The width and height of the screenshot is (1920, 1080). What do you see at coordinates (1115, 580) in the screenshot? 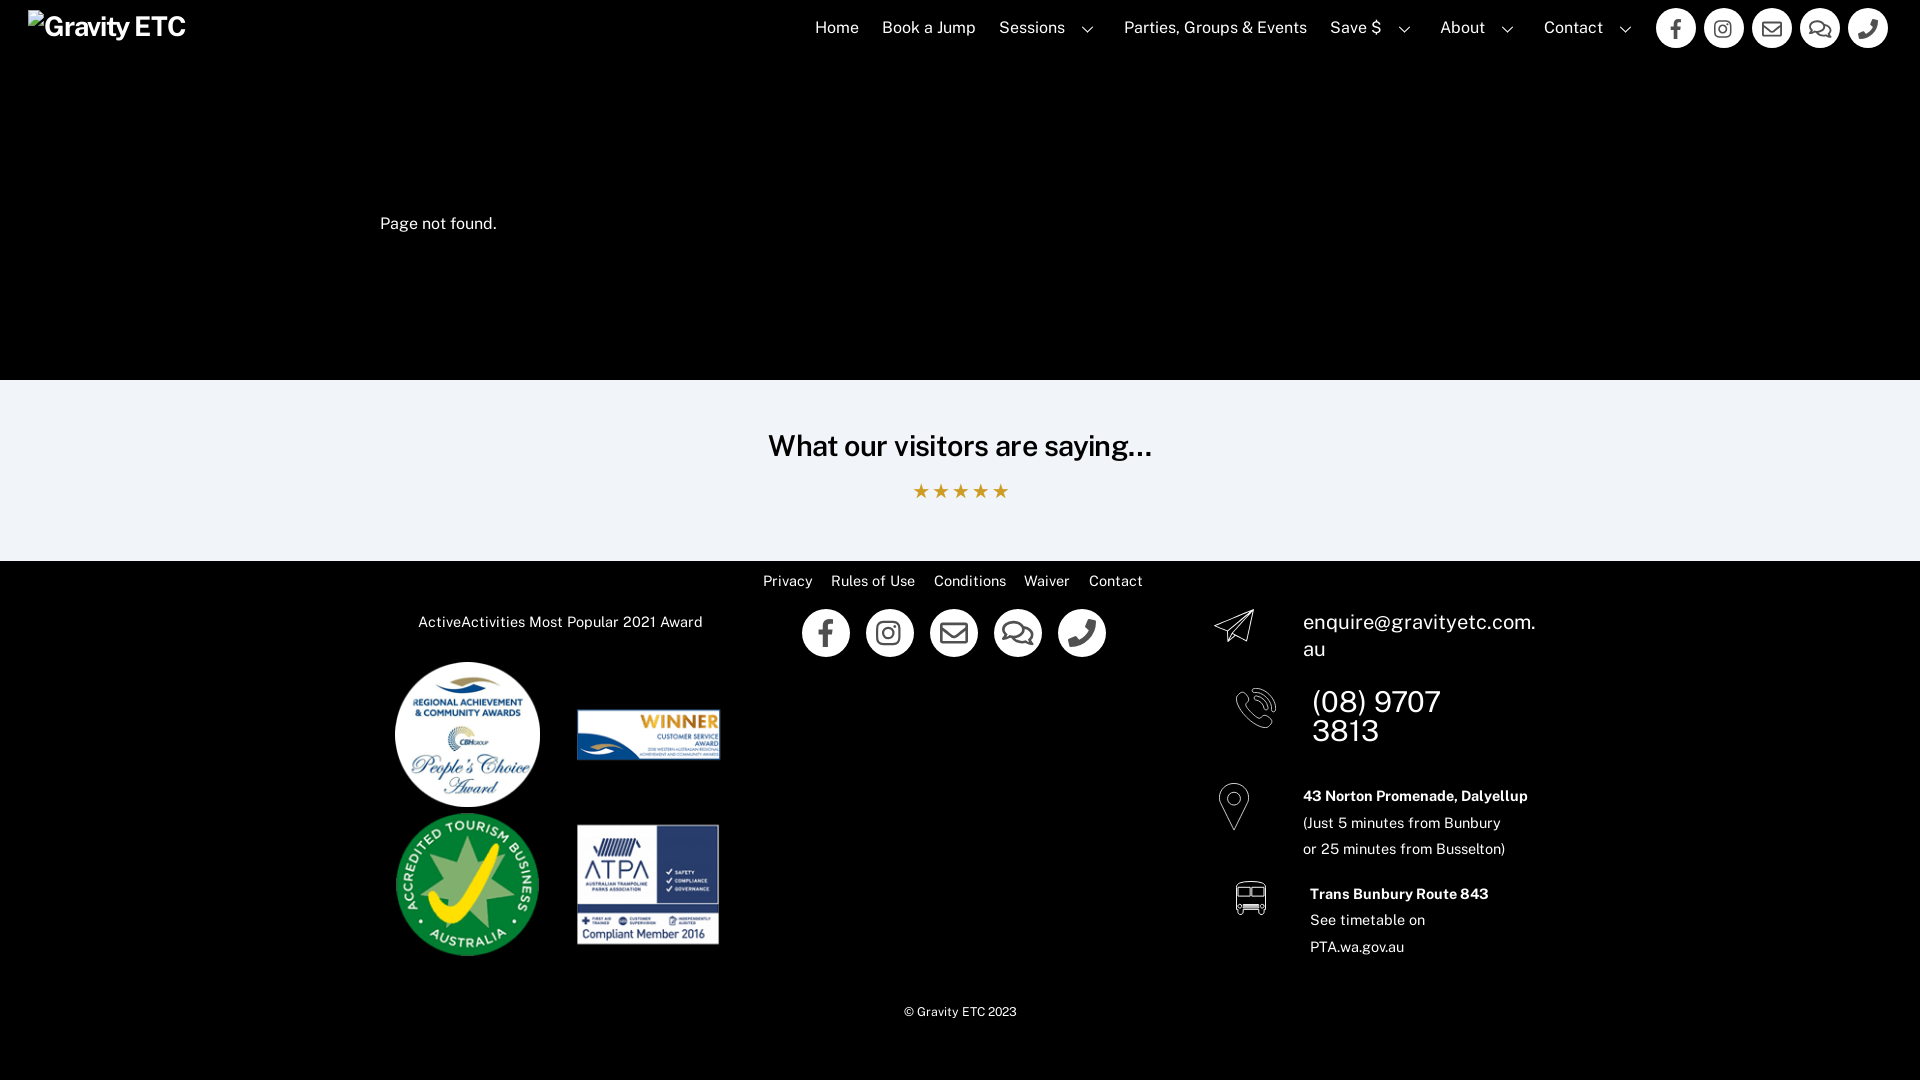
I see `'Contact'` at bounding box center [1115, 580].